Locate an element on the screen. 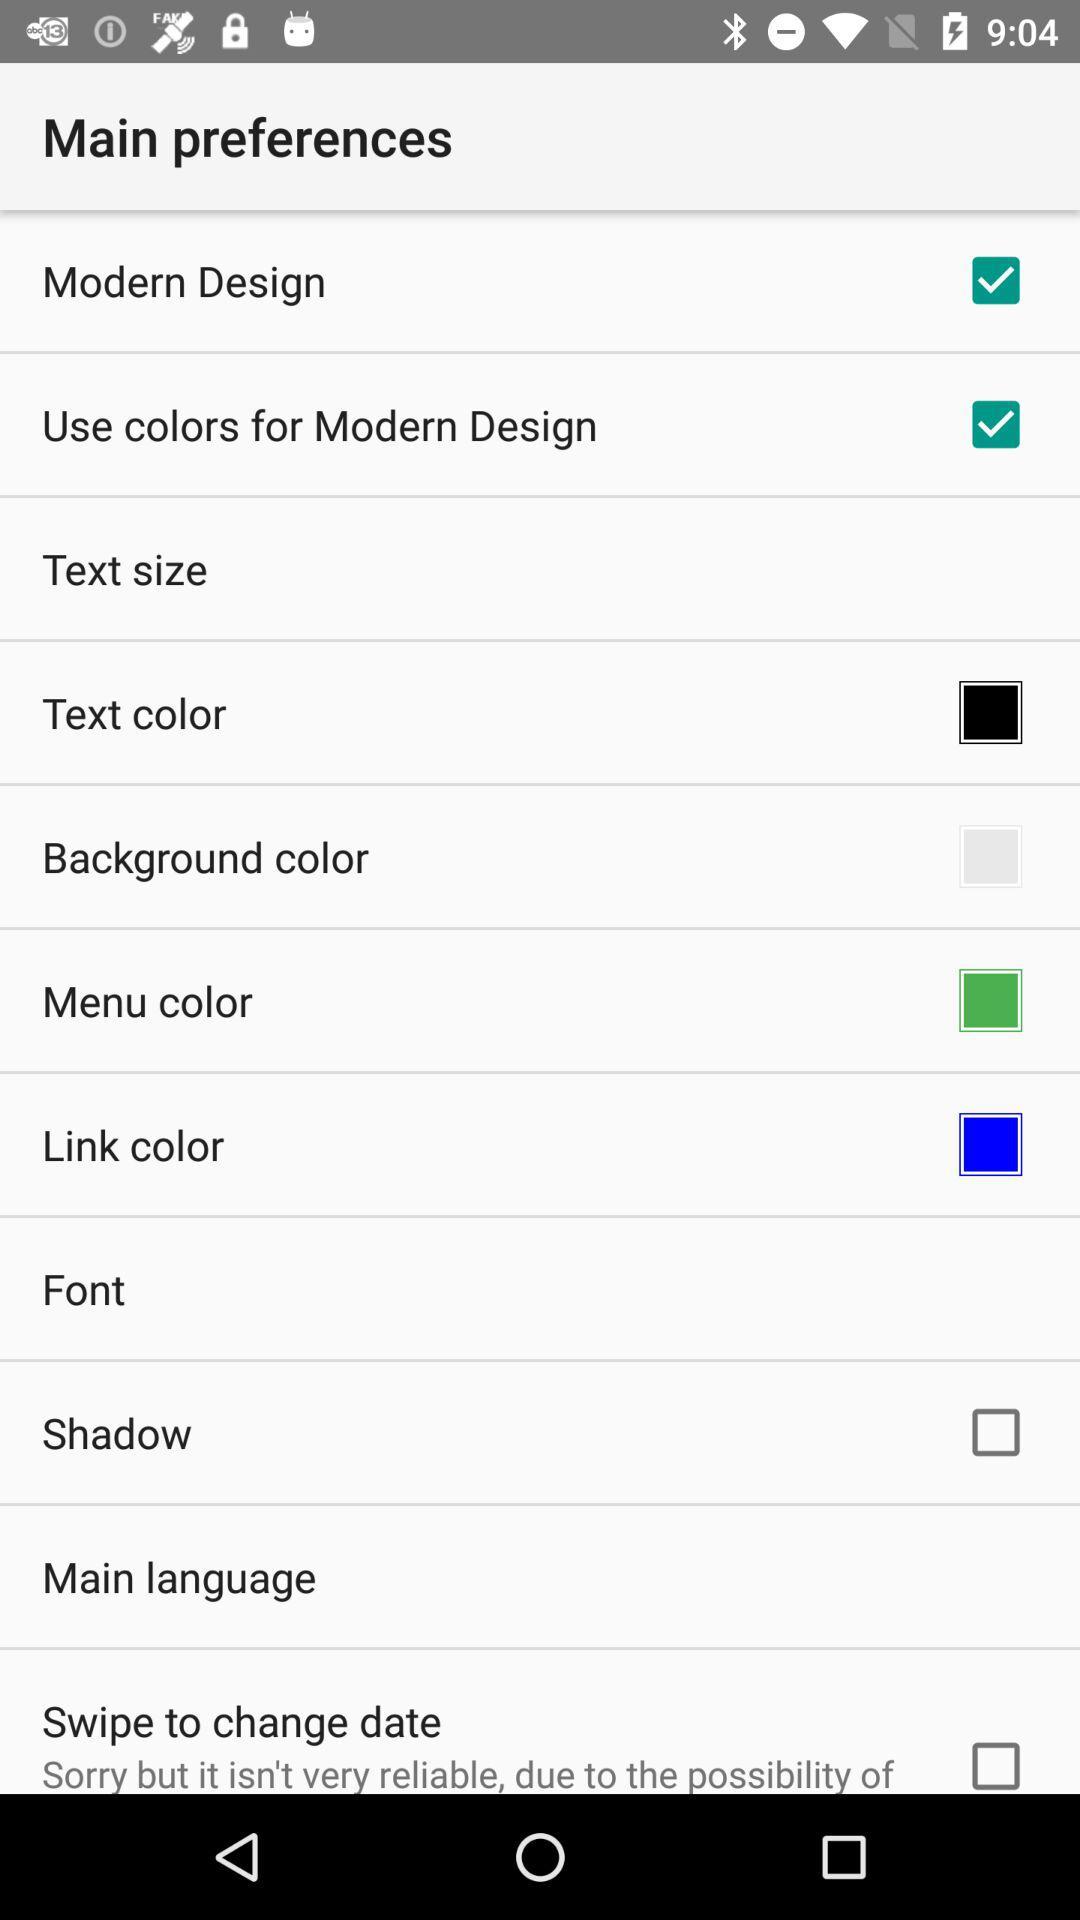 This screenshot has height=1920, width=1080. the app to the right of menu color icon is located at coordinates (990, 1000).